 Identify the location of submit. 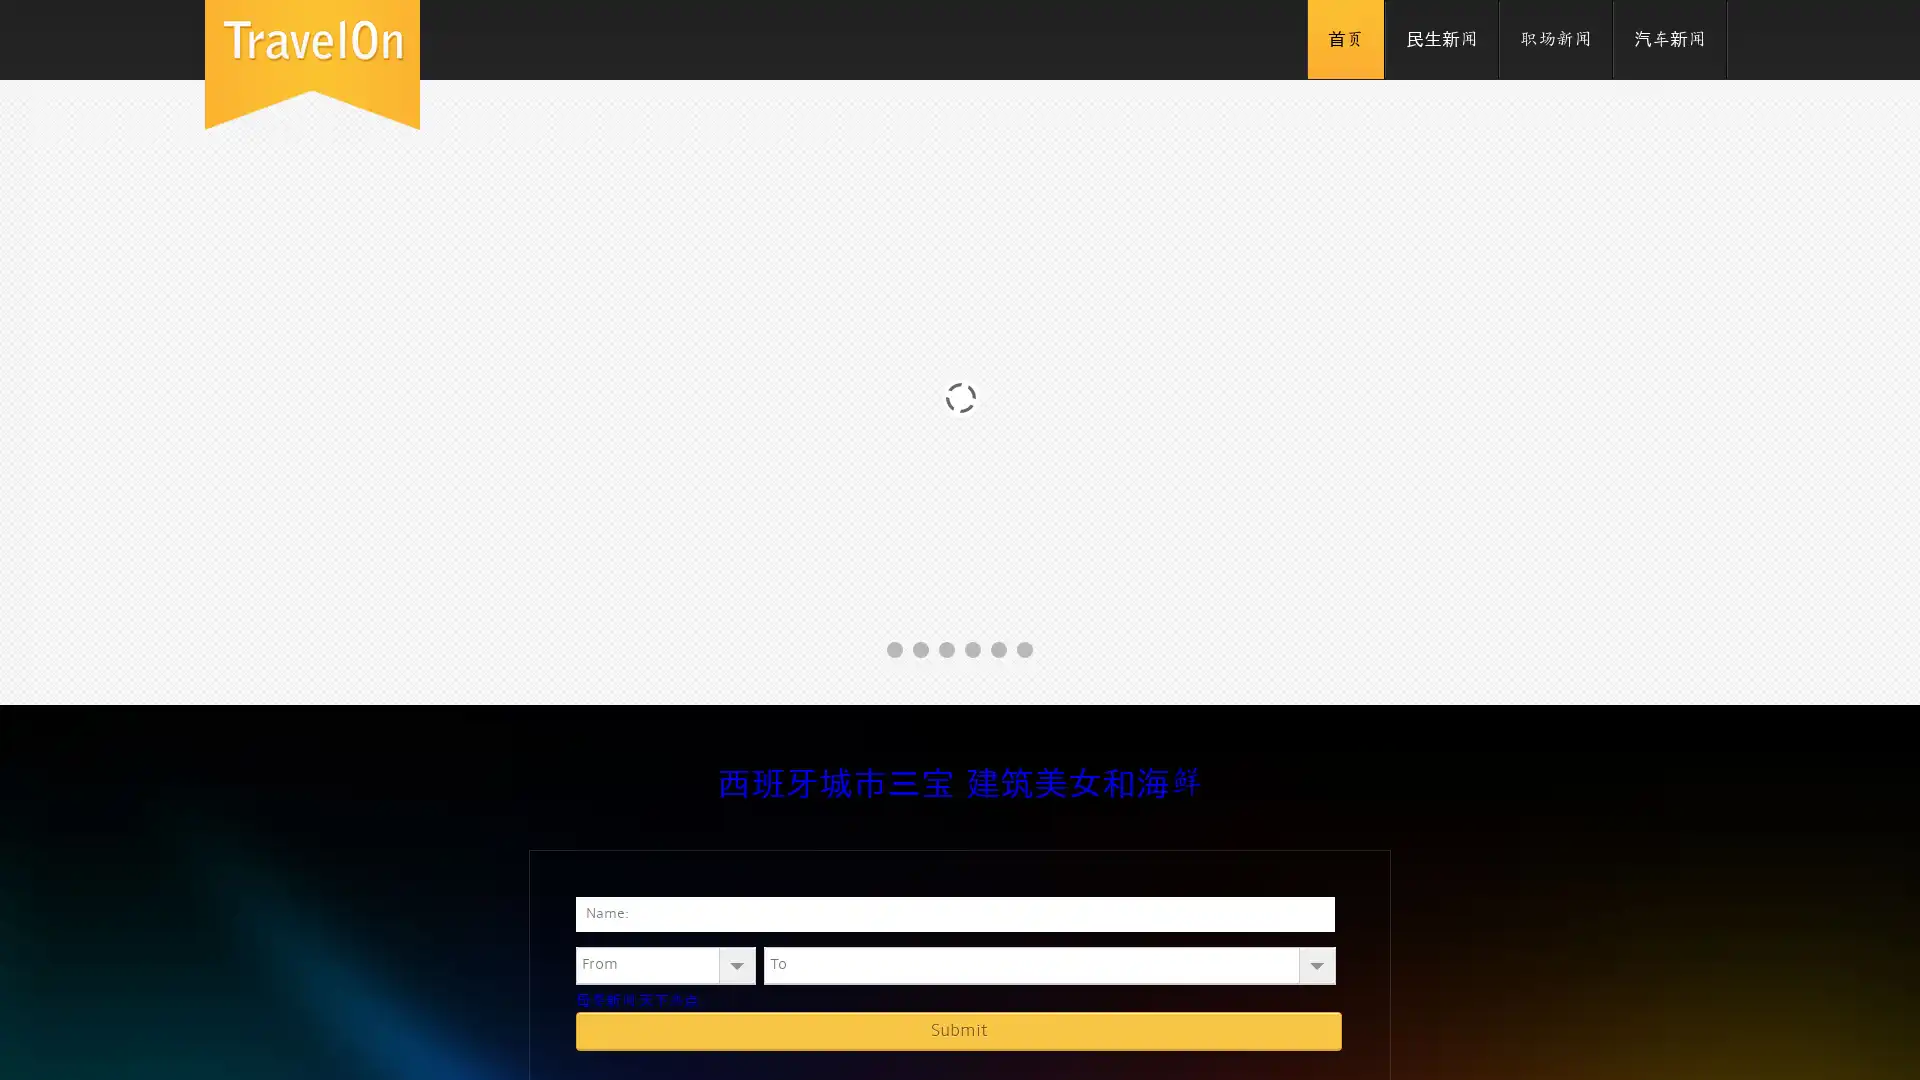
(958, 1030).